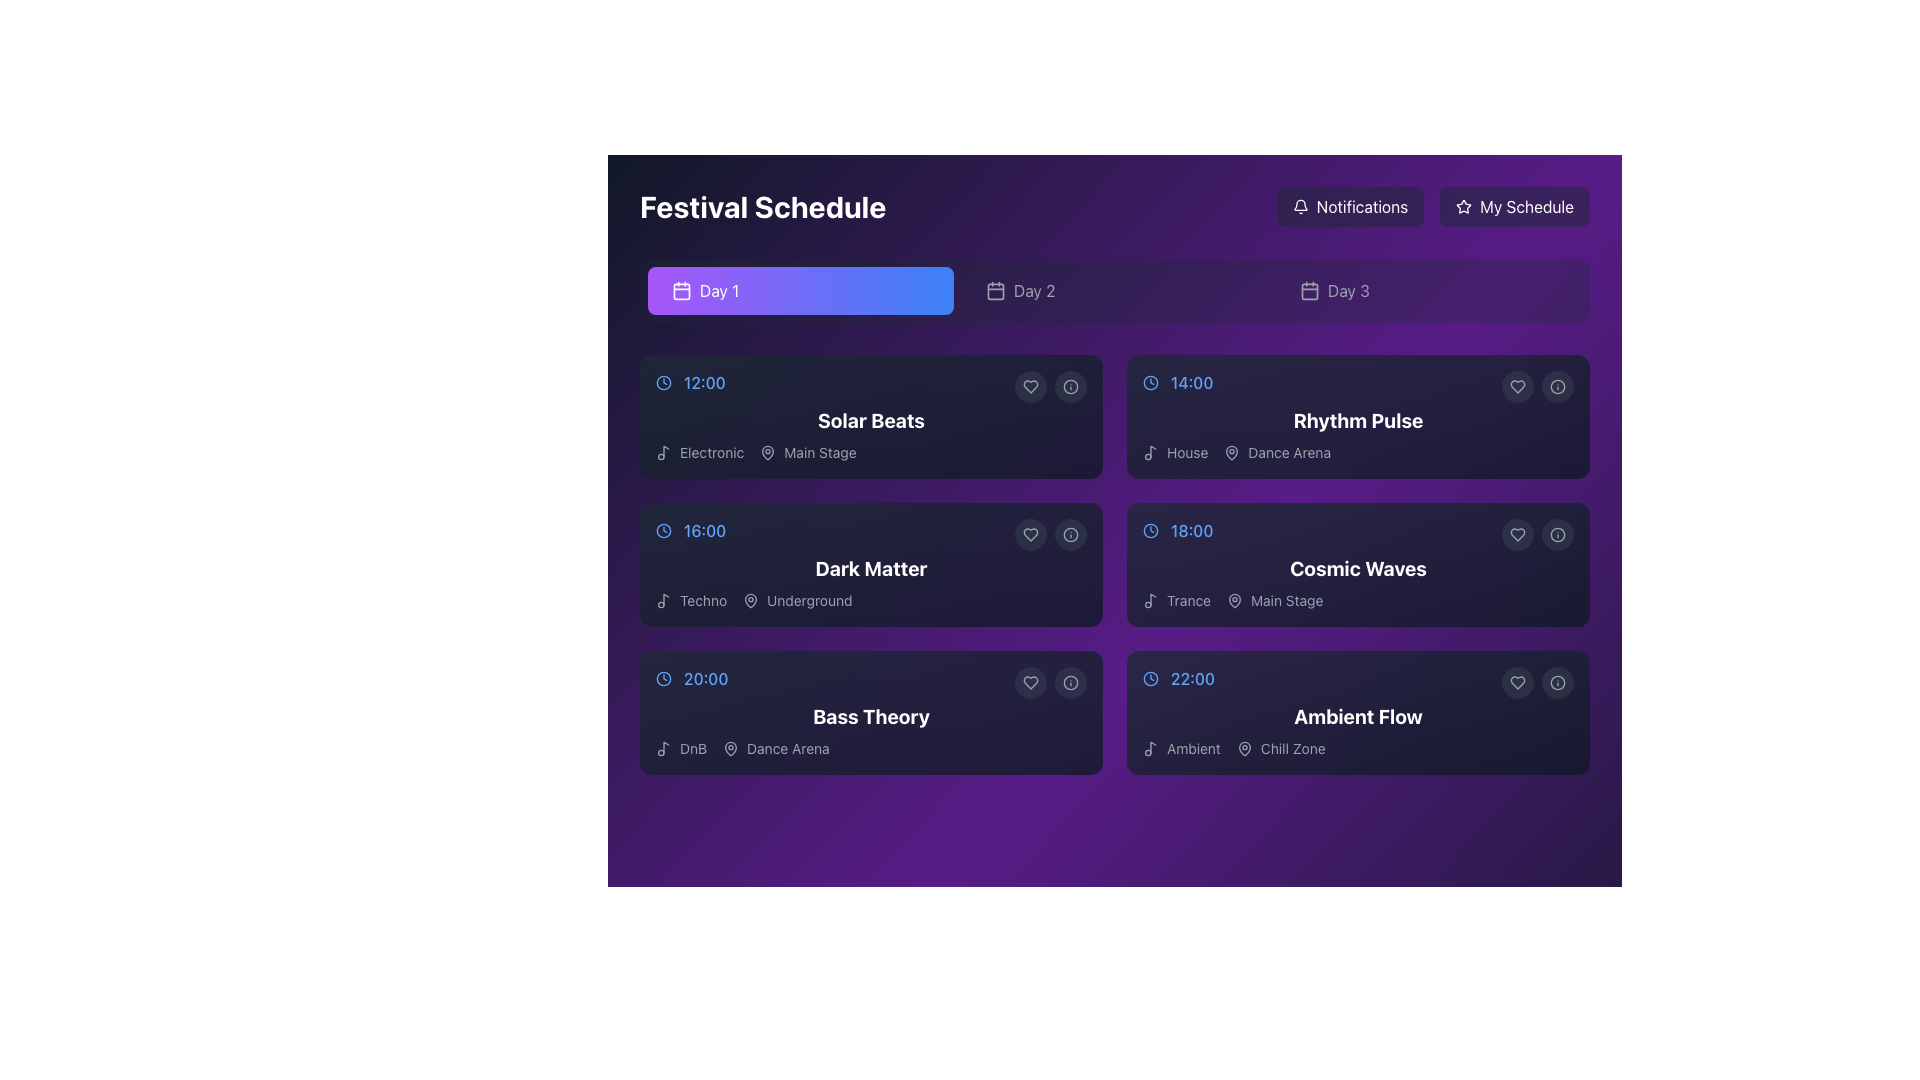 This screenshot has width=1920, height=1080. What do you see at coordinates (750, 600) in the screenshot?
I see `the location icon associated with the text label 'Underground' on the left side of the 'Dark Matter' card in the schedule layout` at bounding box center [750, 600].